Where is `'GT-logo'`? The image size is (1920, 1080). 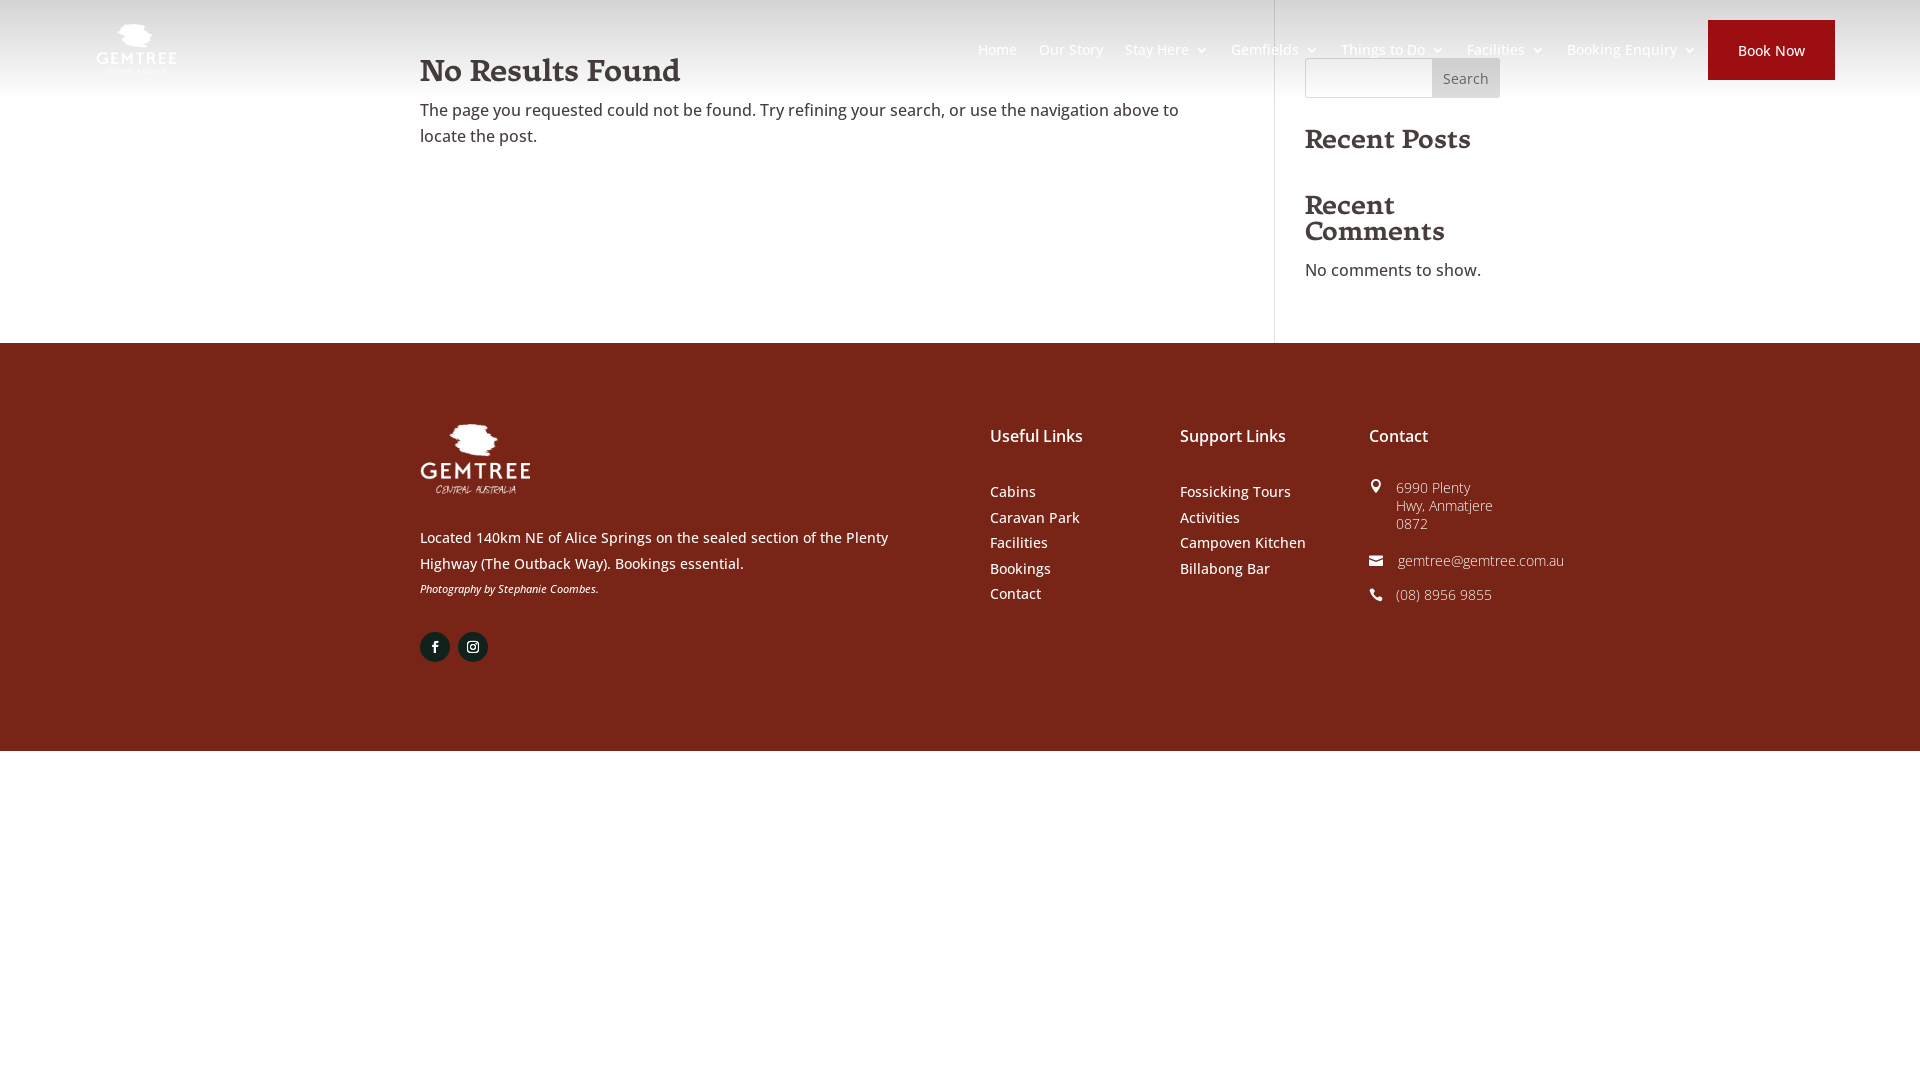
'GT-logo' is located at coordinates (474, 459).